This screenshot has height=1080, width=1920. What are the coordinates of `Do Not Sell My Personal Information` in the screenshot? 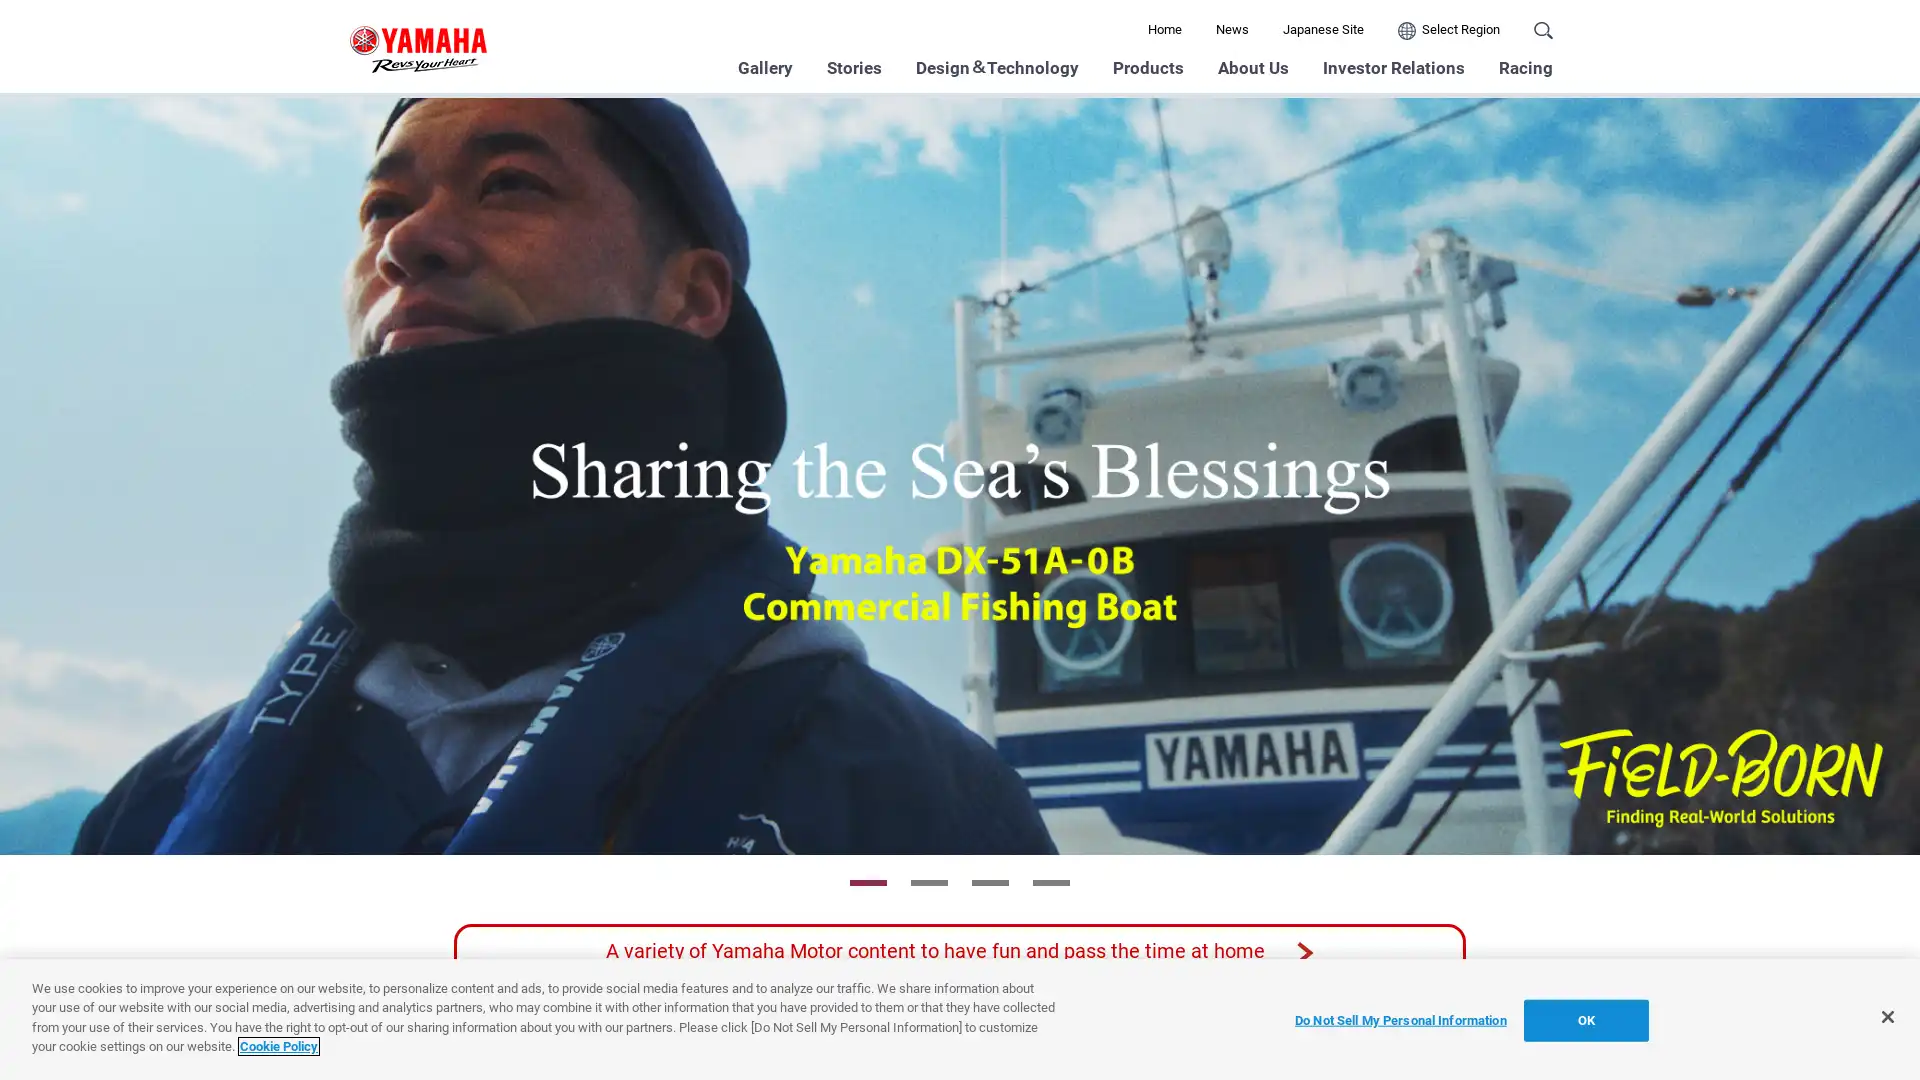 It's located at (1399, 1020).